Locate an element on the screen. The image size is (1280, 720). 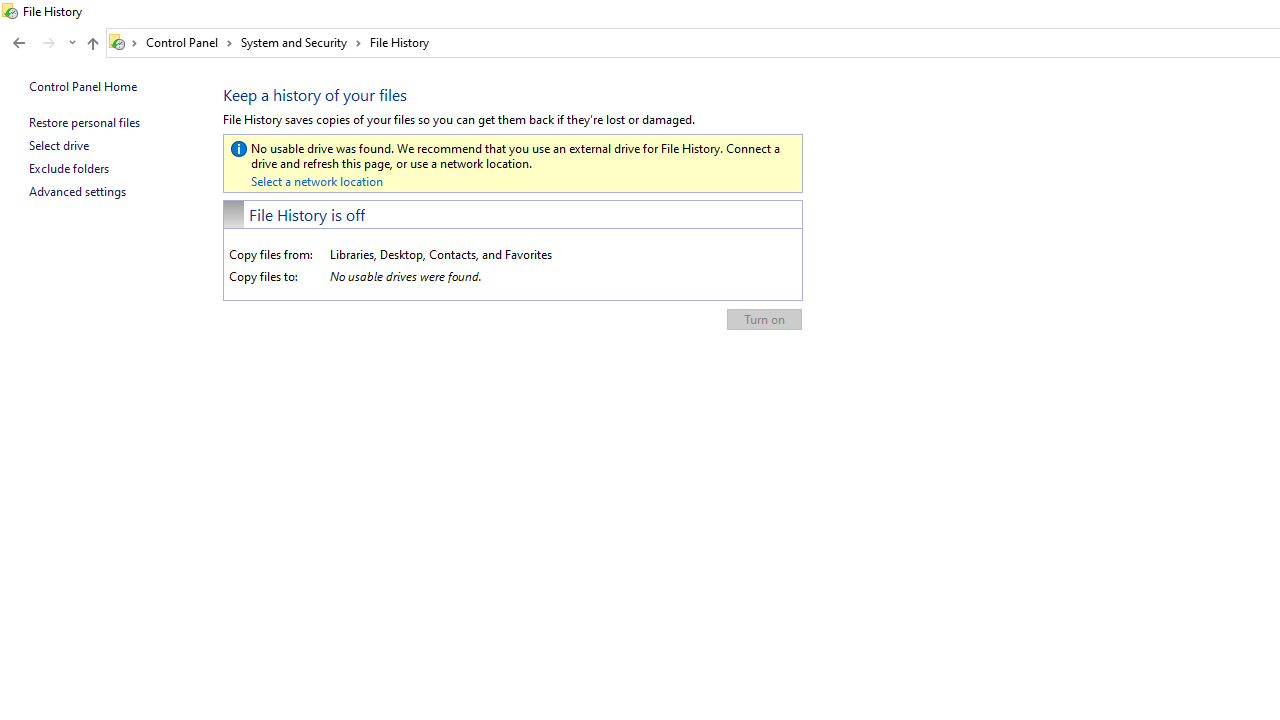
'Up band toolbar' is located at coordinates (91, 45).